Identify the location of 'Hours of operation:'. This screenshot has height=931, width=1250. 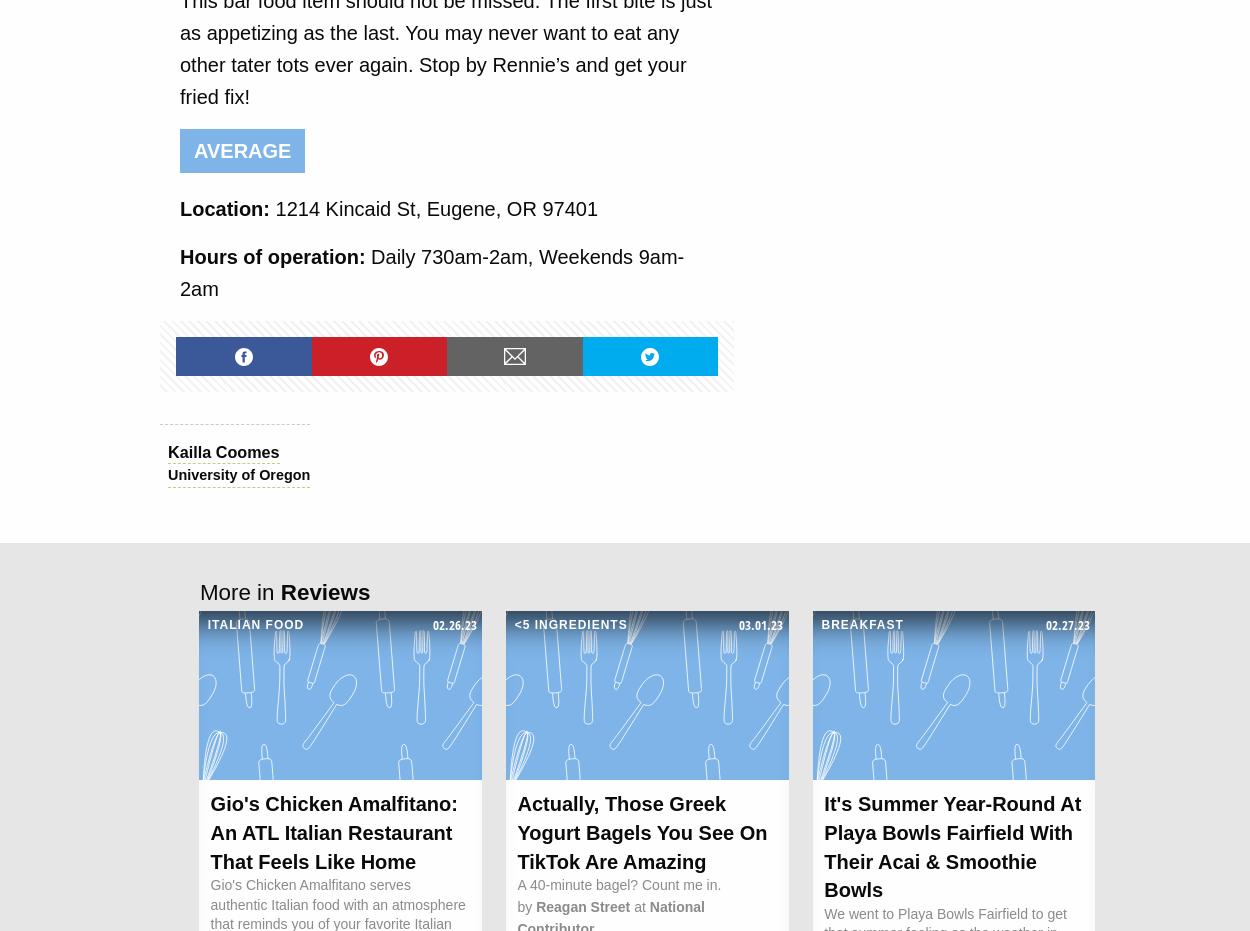
(275, 256).